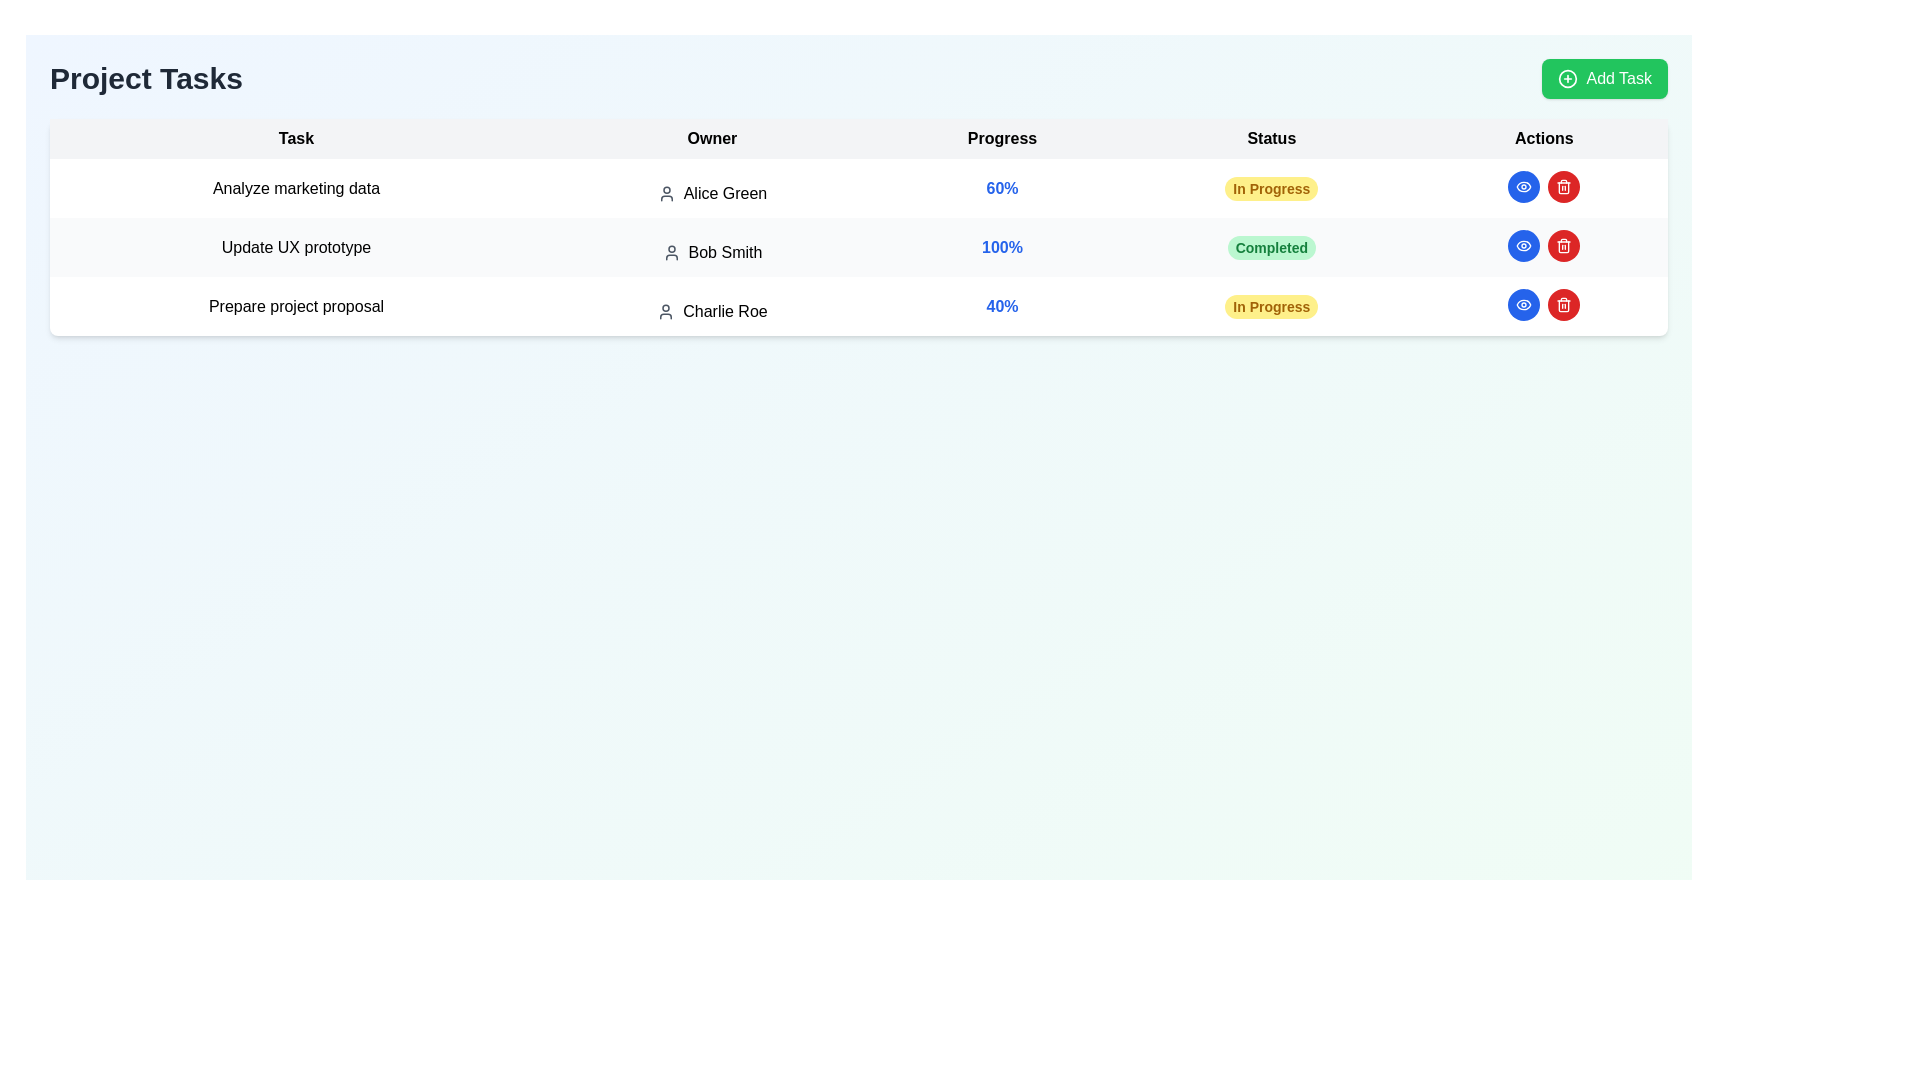  I want to click on the user icon in the 'Owner' column, located to the left of 'Charlie Roe' in the row for 'Prepare project proposal', so click(666, 312).